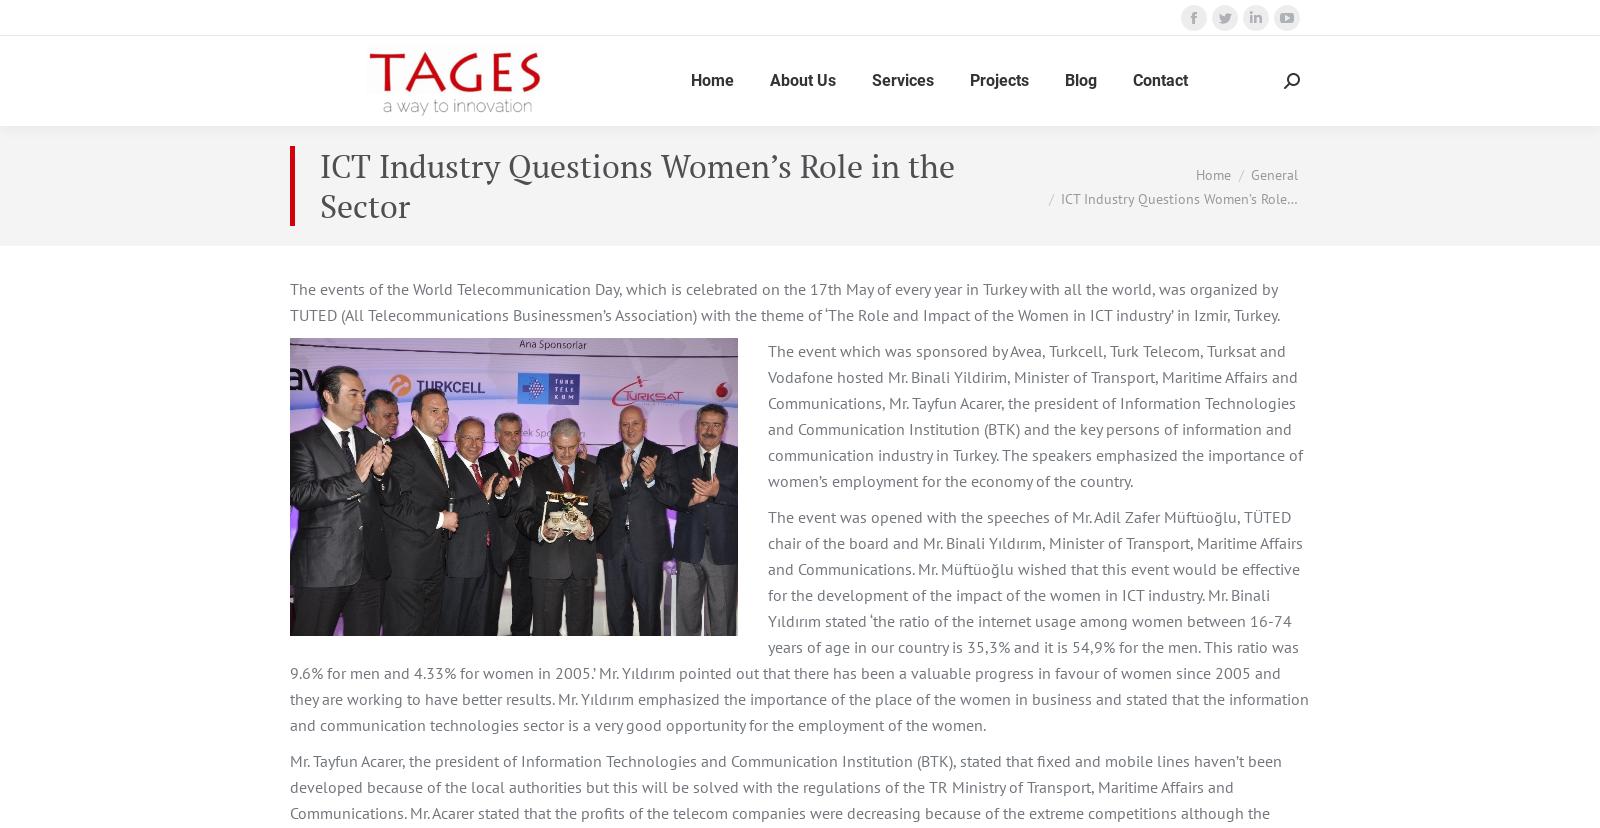  What do you see at coordinates (1179, 196) in the screenshot?
I see `'ICT Industry Questions Women’s Role…'` at bounding box center [1179, 196].